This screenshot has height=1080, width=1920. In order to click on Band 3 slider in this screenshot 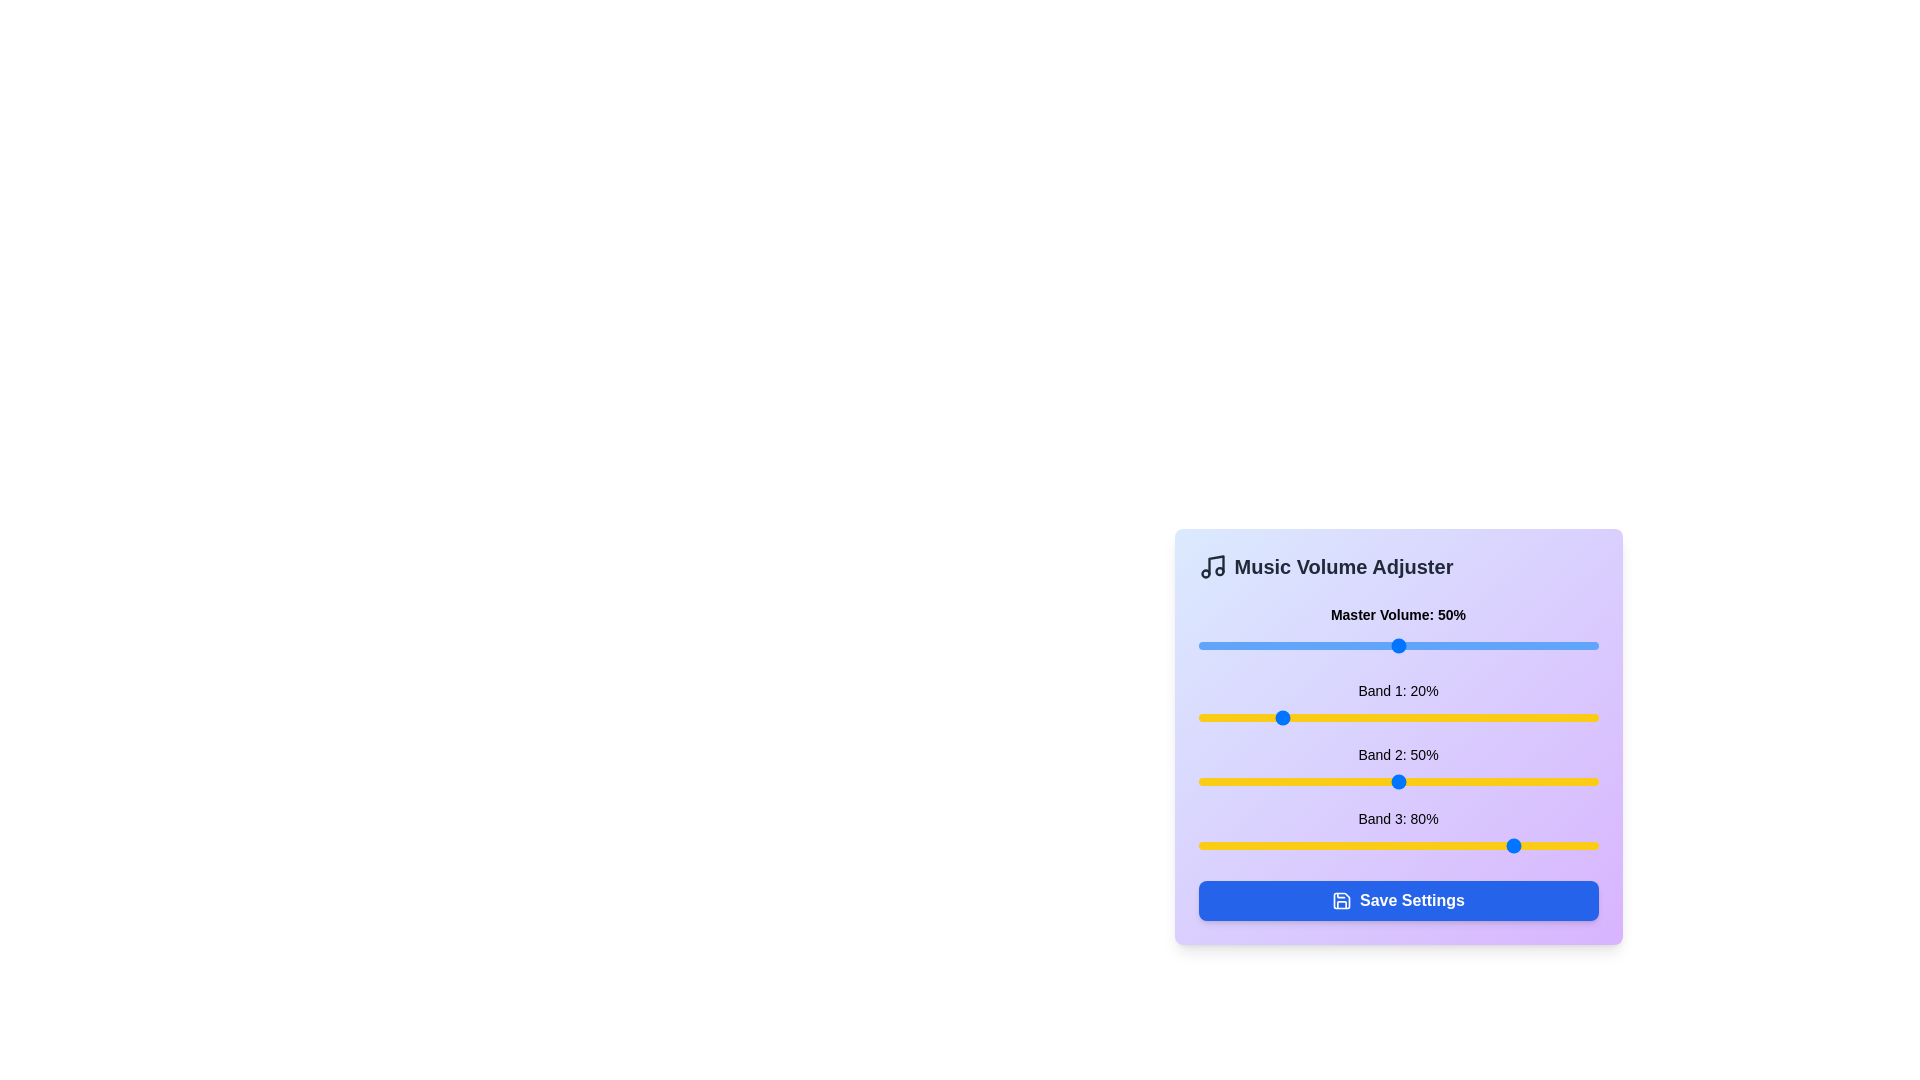, I will do `click(1401, 845)`.